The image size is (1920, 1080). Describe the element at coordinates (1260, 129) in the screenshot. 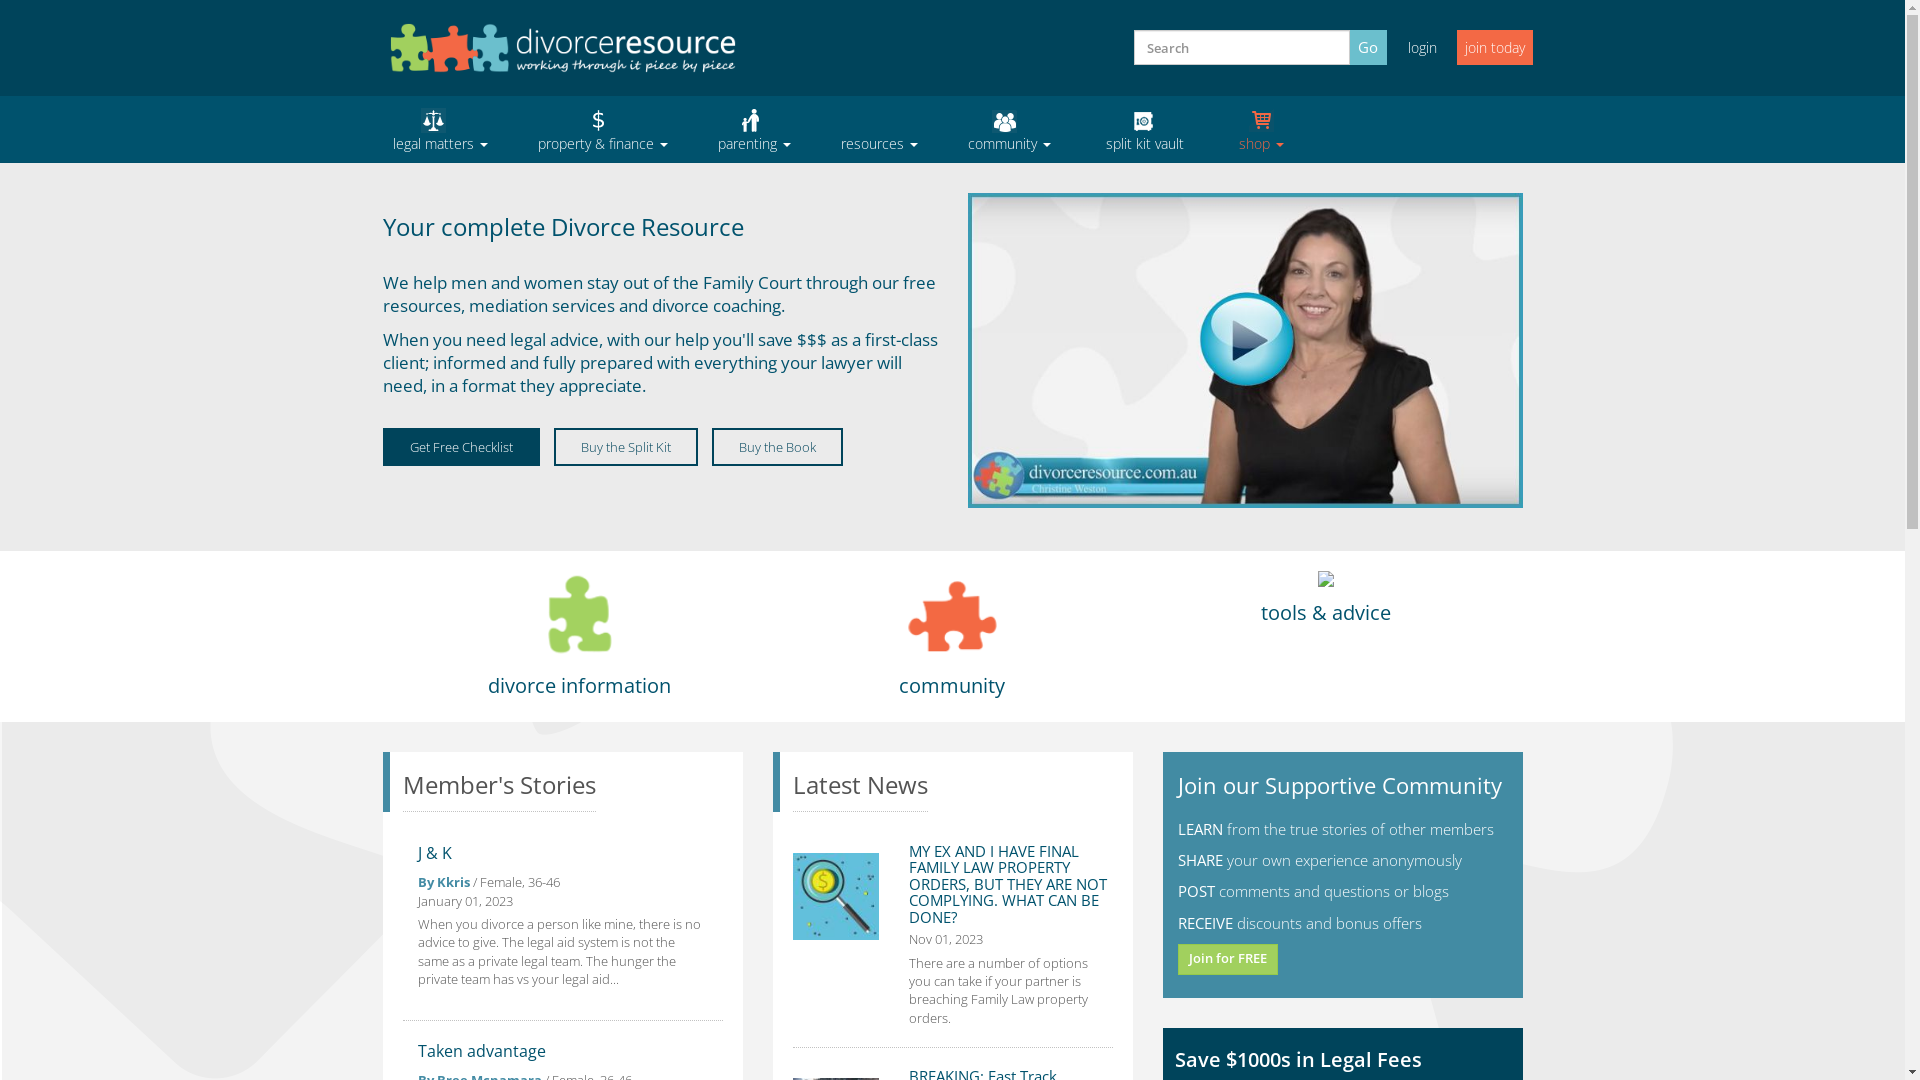

I see `'shop'` at that location.